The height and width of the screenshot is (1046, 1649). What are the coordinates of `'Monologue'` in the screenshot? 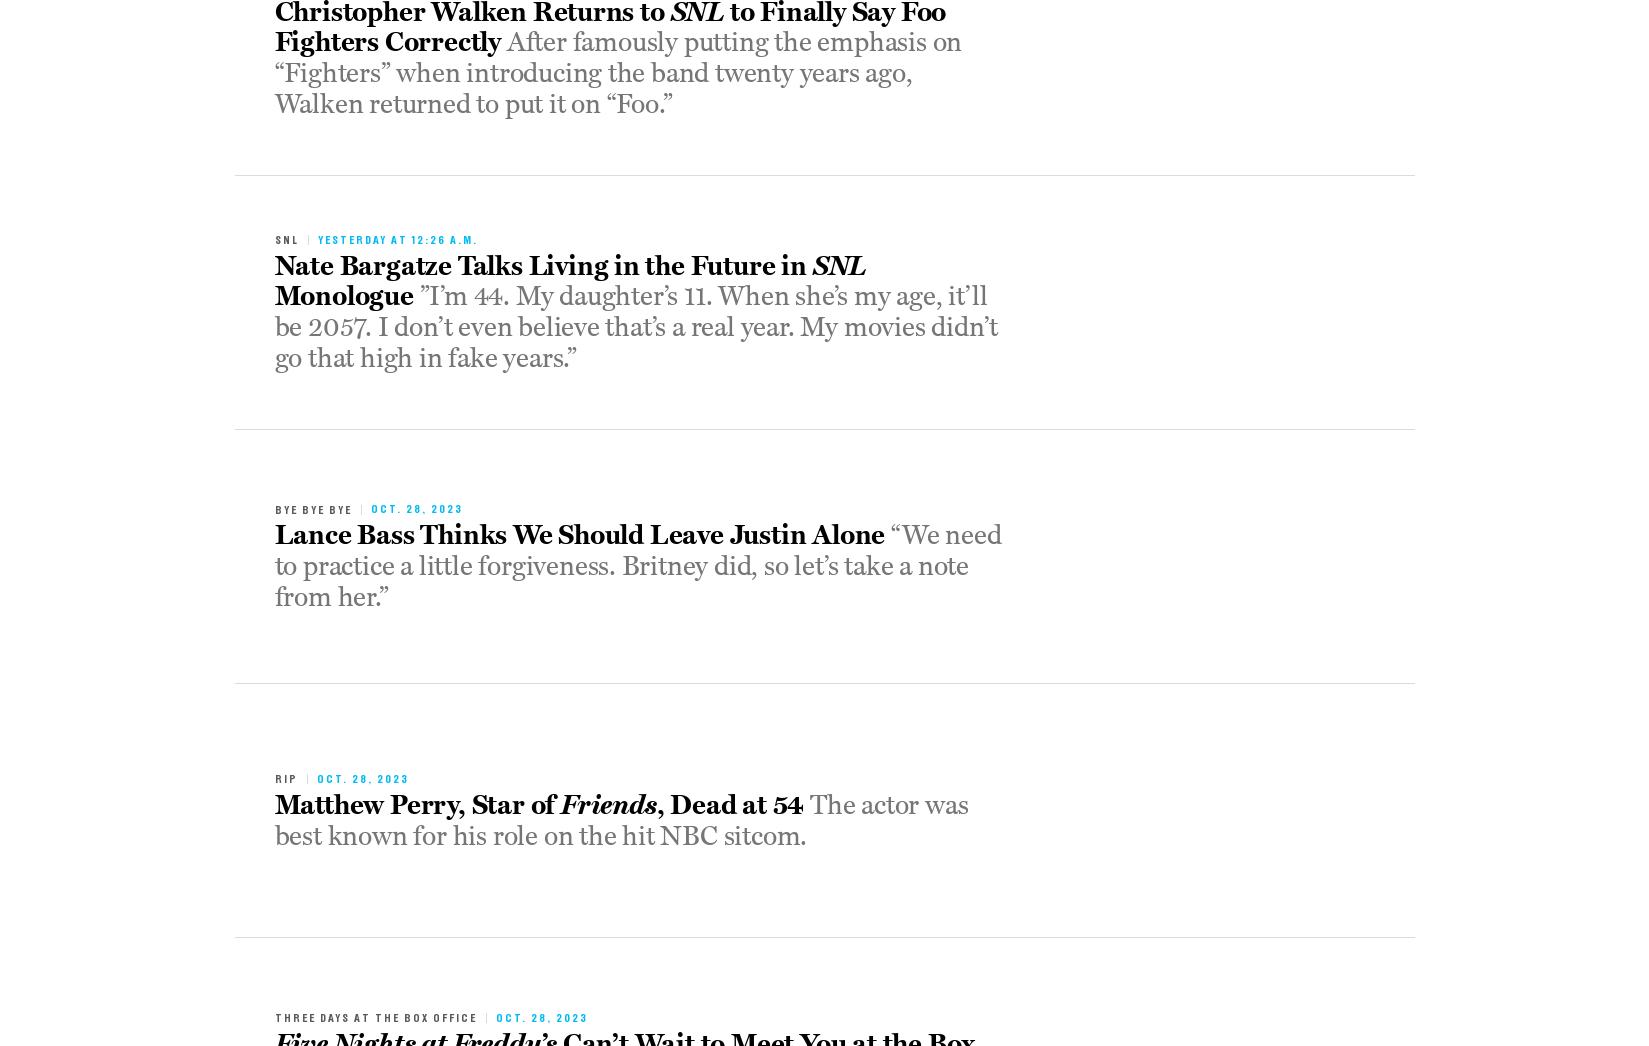 It's located at (274, 296).